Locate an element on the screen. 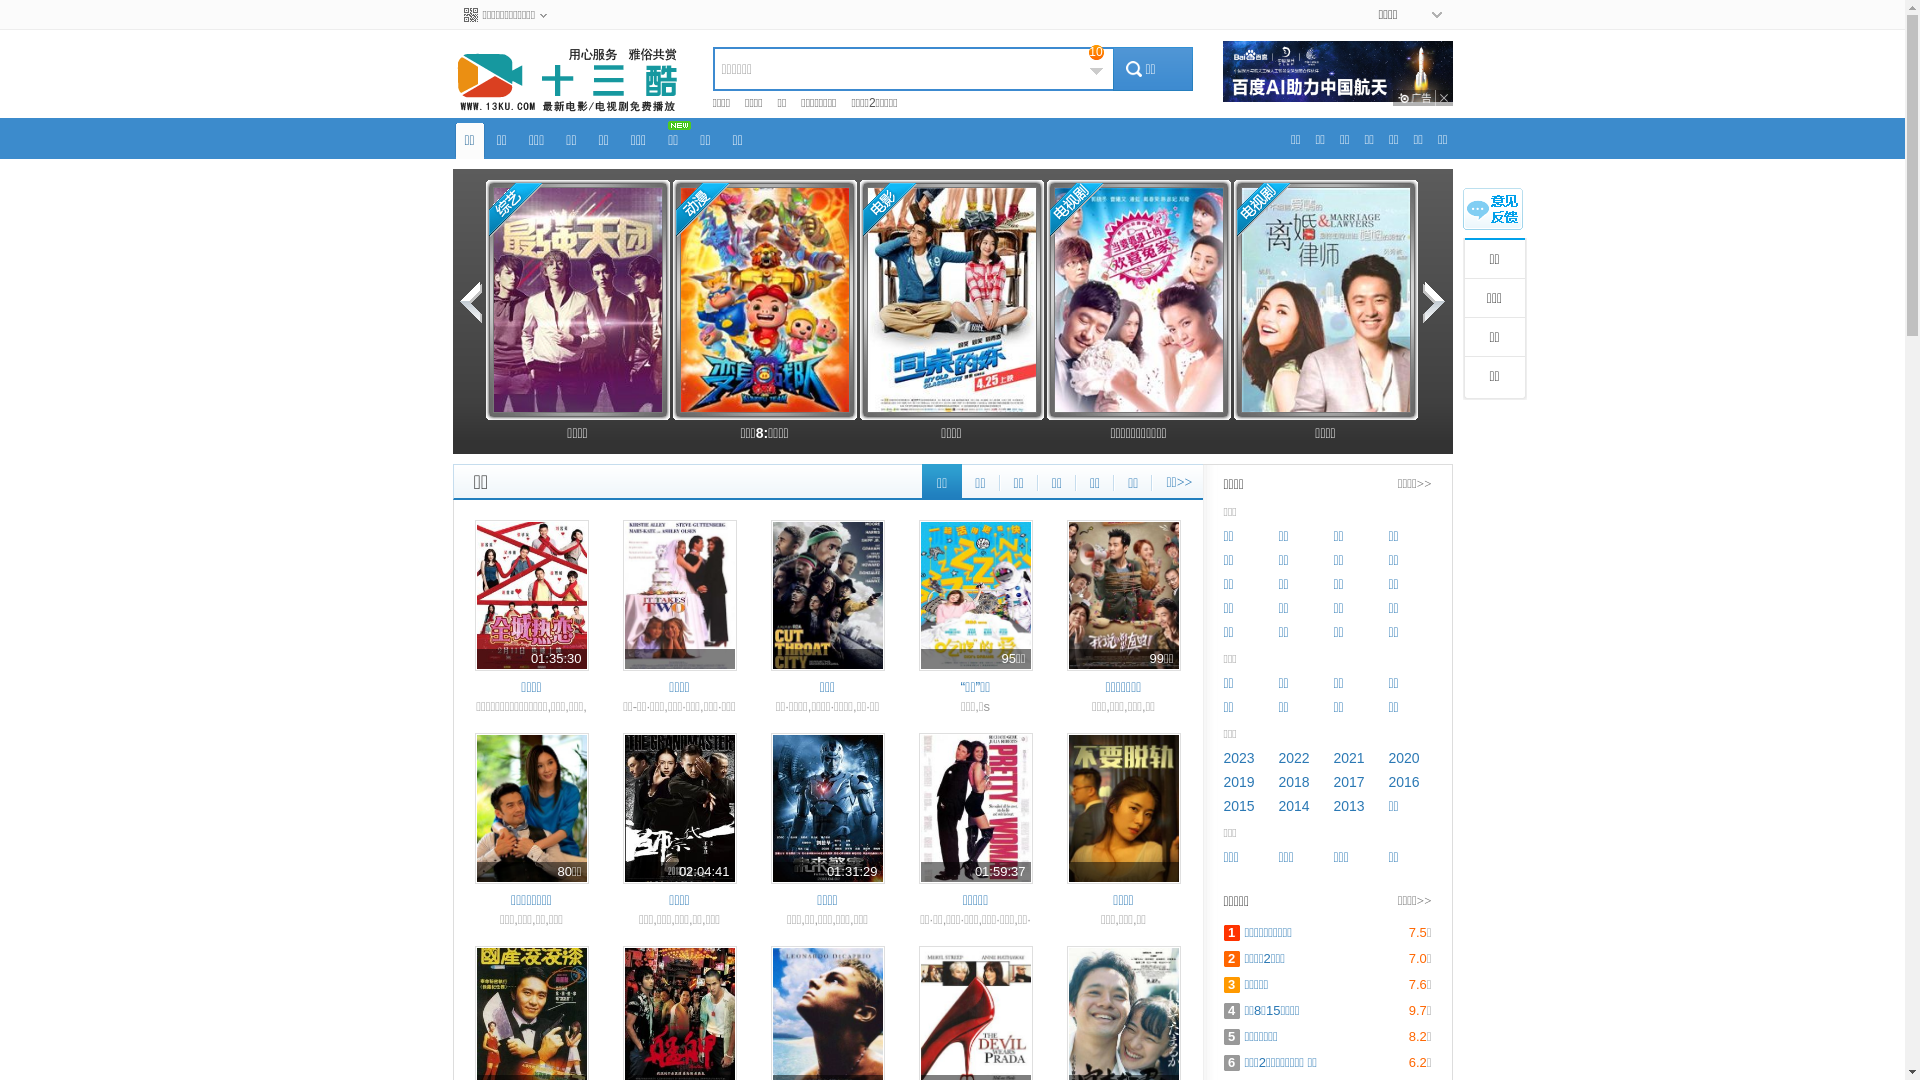  '2022' is located at coordinates (1293, 758).